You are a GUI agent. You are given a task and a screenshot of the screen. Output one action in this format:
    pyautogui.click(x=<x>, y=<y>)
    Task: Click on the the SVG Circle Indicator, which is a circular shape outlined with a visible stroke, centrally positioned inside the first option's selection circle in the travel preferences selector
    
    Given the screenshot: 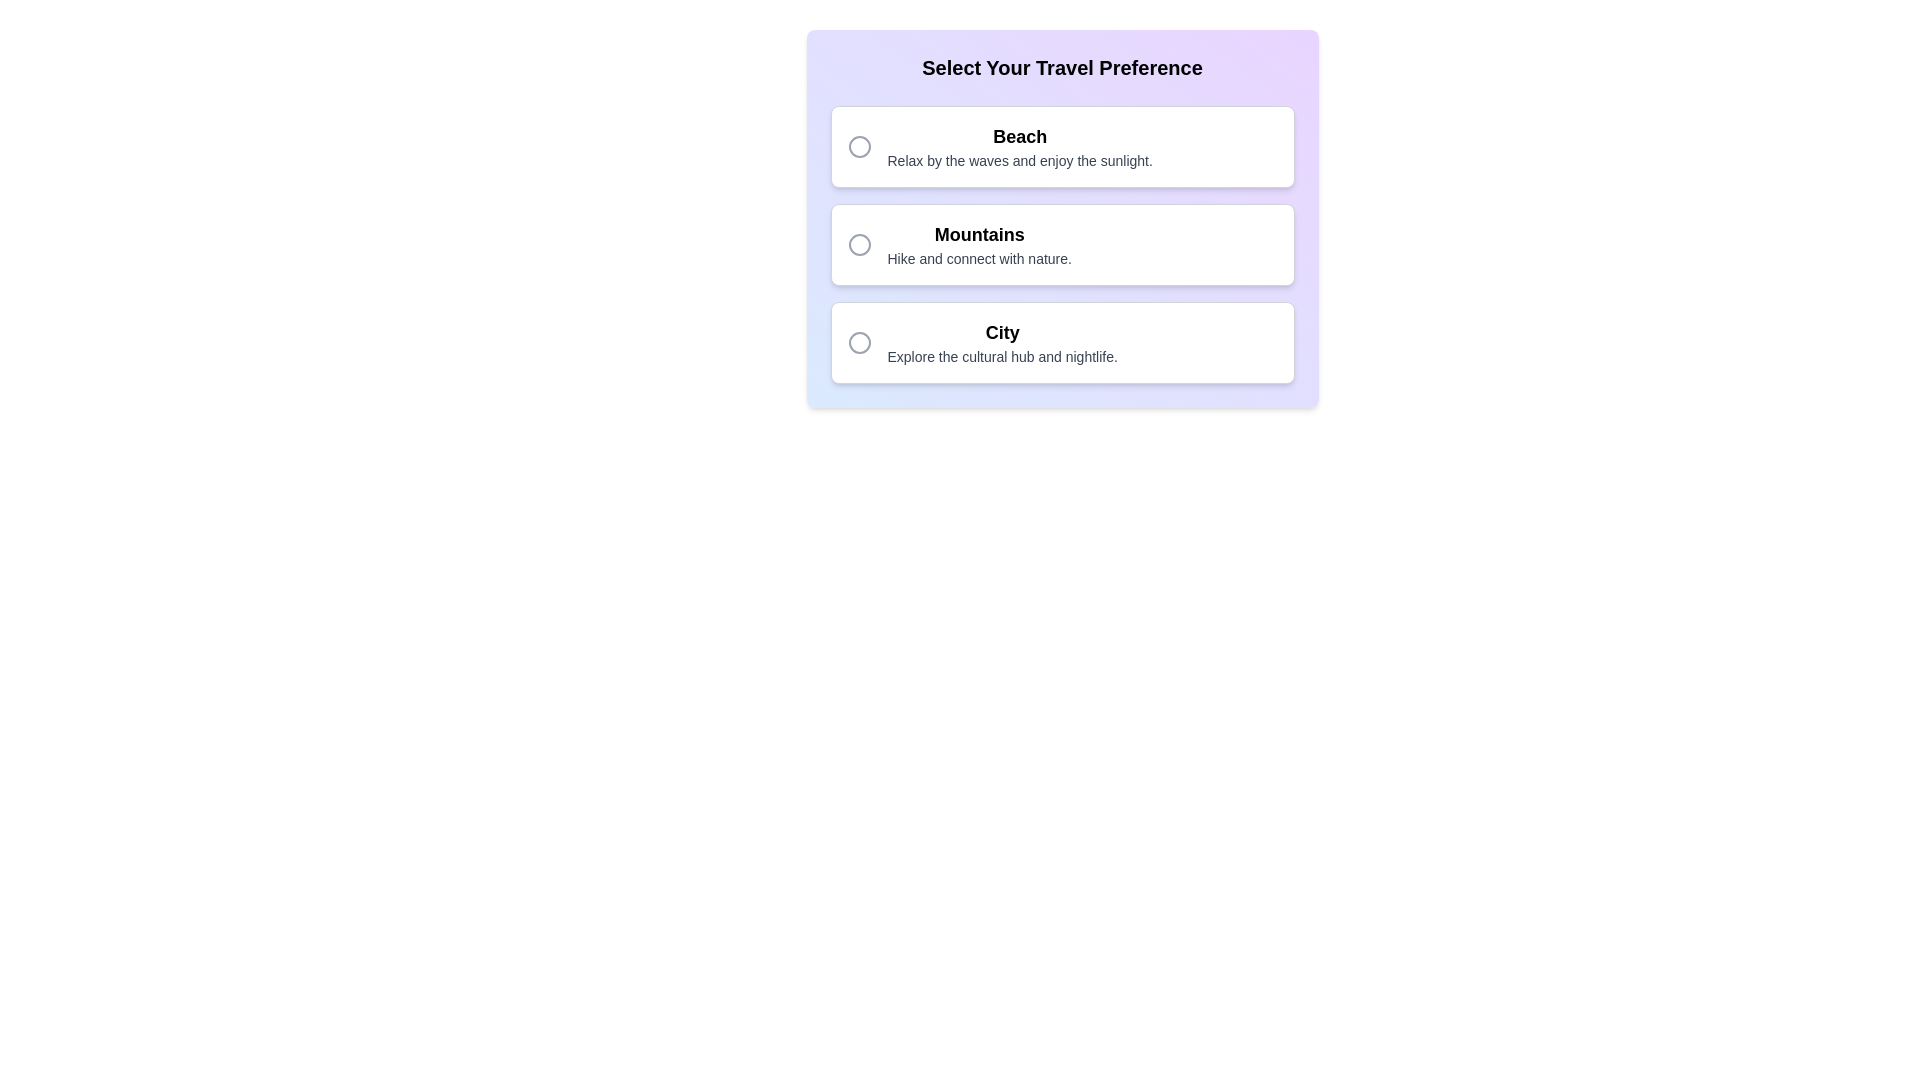 What is the action you would take?
    pyautogui.click(x=859, y=145)
    